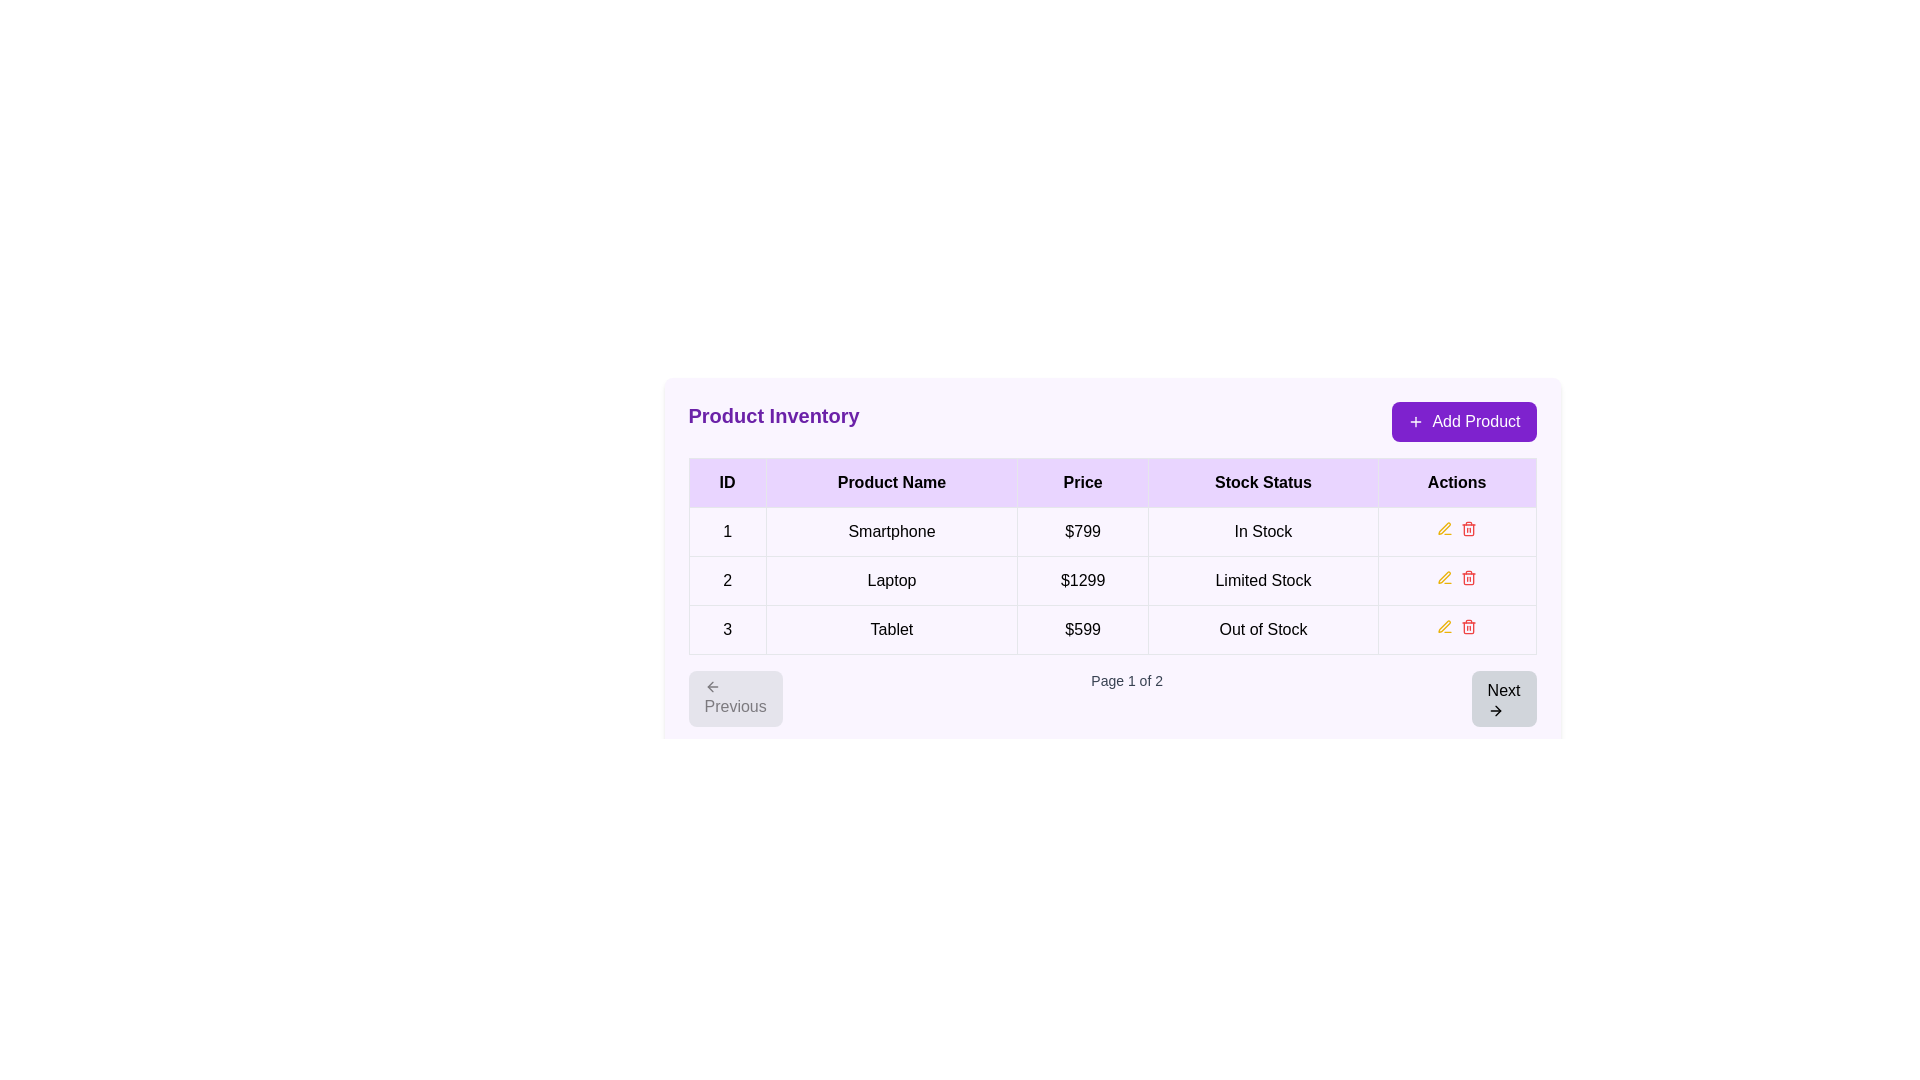 The height and width of the screenshot is (1080, 1920). What do you see at coordinates (1082, 531) in the screenshot?
I see `text content displayed in the Text Display Element showing '$799' in bold typography on a light purple background, located in the first row of the table under the 'Price' column` at bounding box center [1082, 531].